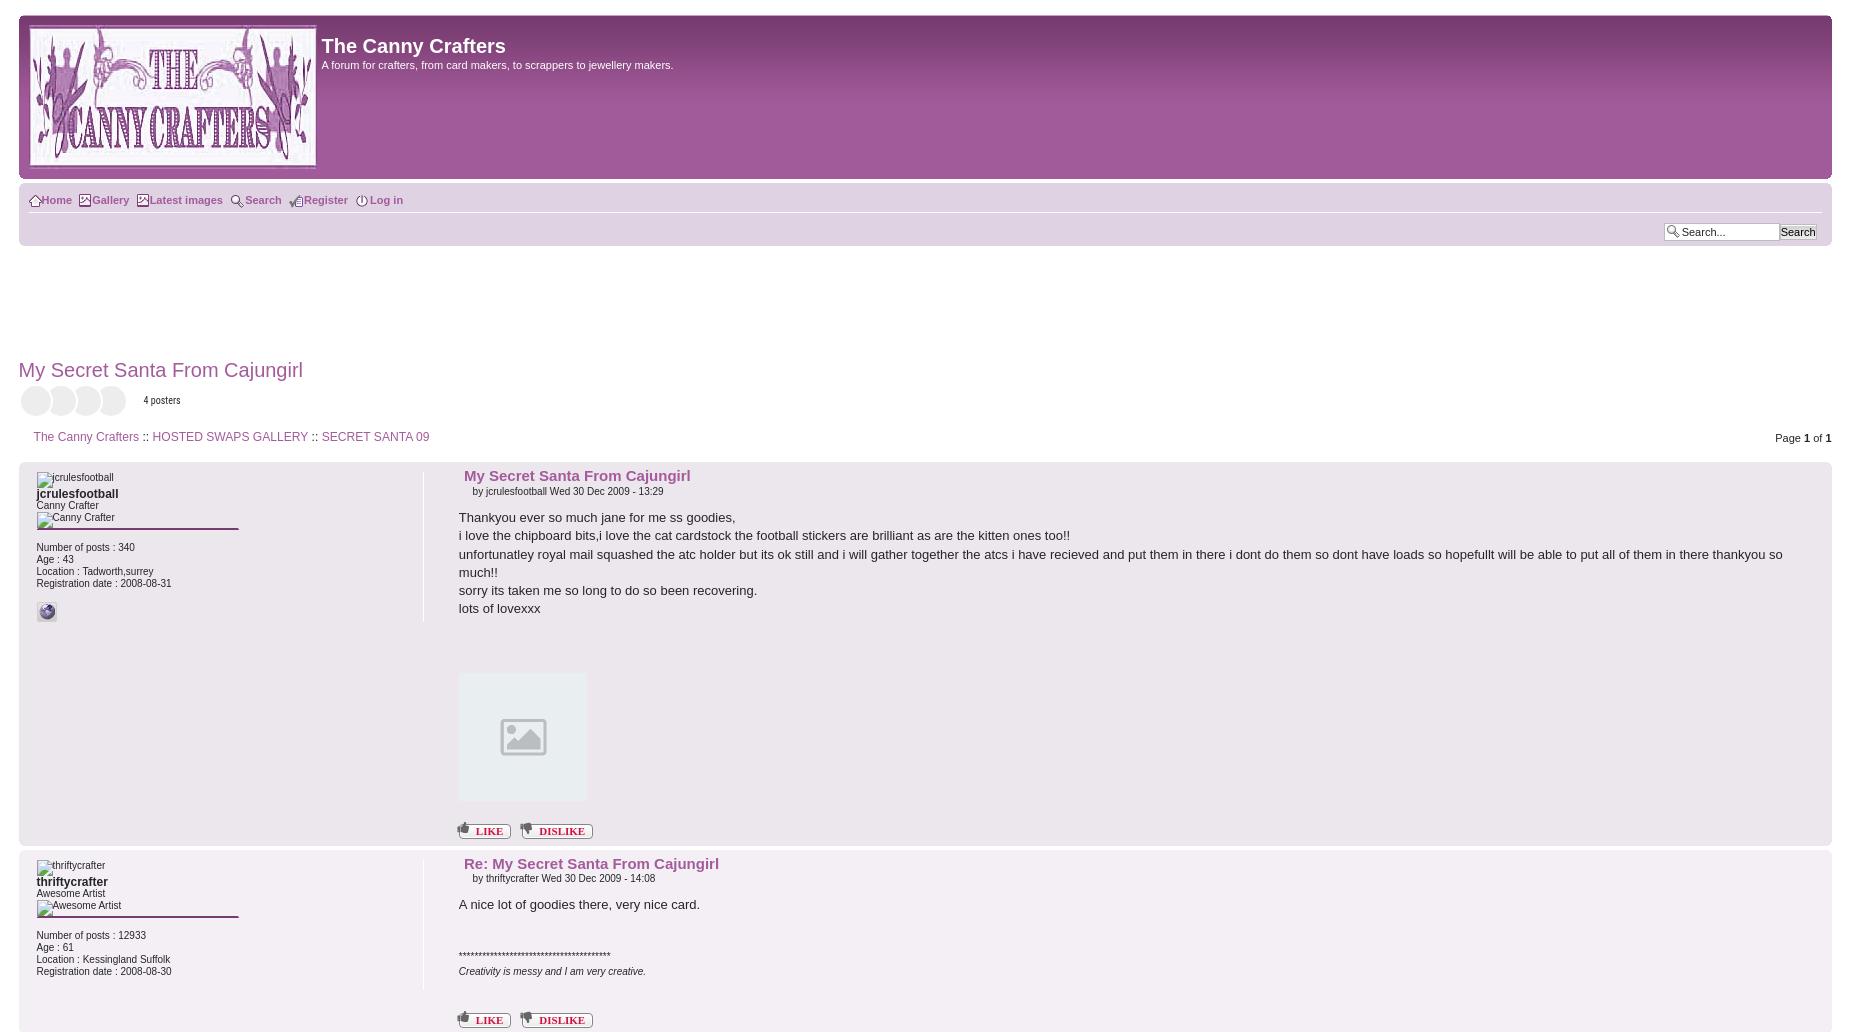 This screenshot has width=1850, height=1032. Describe the element at coordinates (319, 65) in the screenshot. I see `'A forum for crafters, from card makers, to scrappers to jewellery makers.'` at that location.